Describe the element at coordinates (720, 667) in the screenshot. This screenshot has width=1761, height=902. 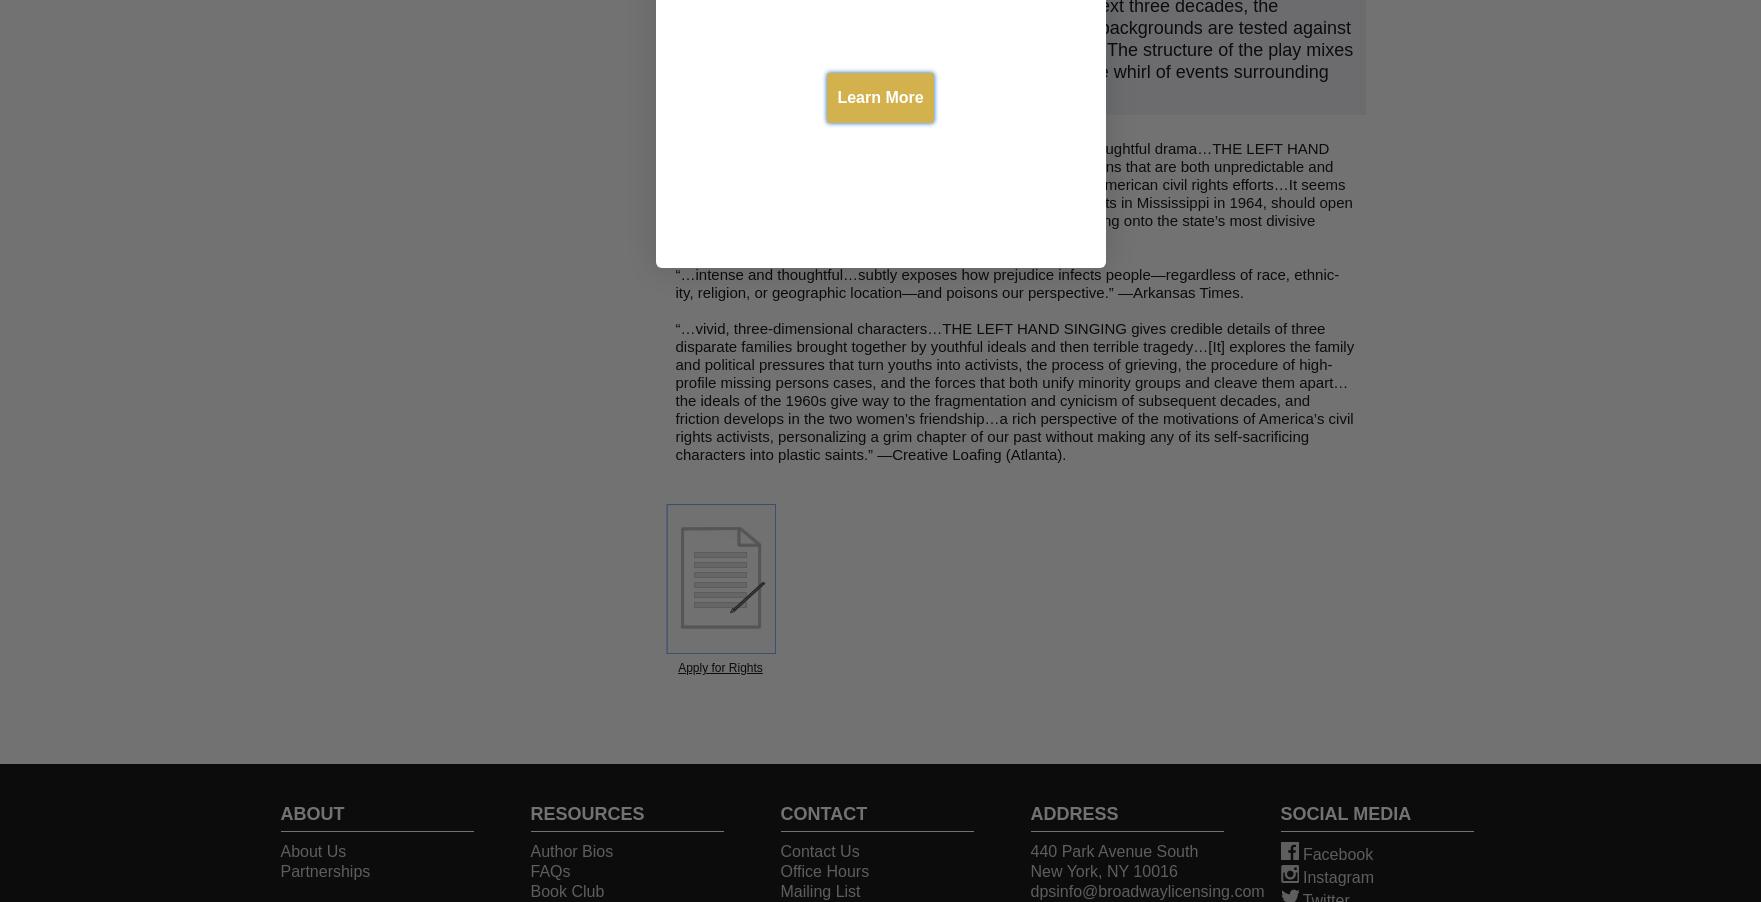
I see `'Apply for Rights'` at that location.